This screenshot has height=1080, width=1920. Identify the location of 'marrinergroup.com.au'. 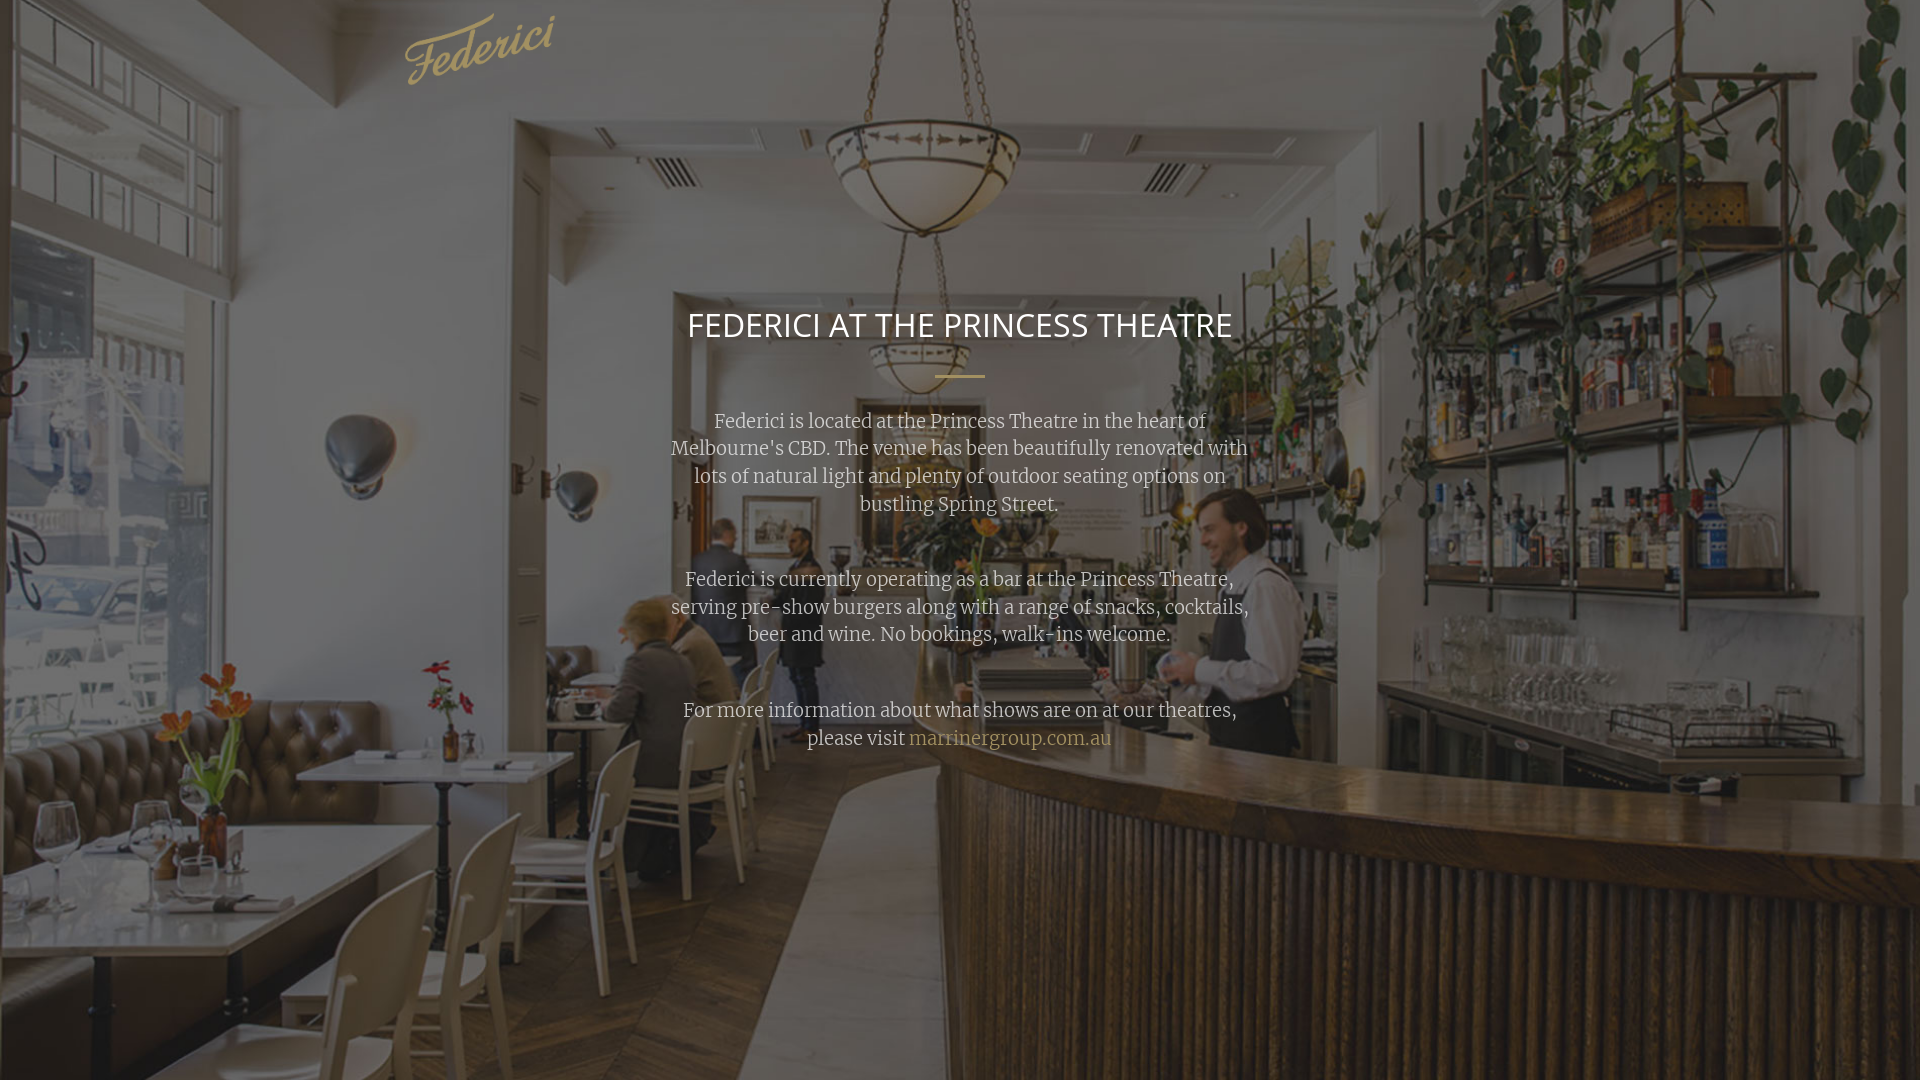
(1010, 738).